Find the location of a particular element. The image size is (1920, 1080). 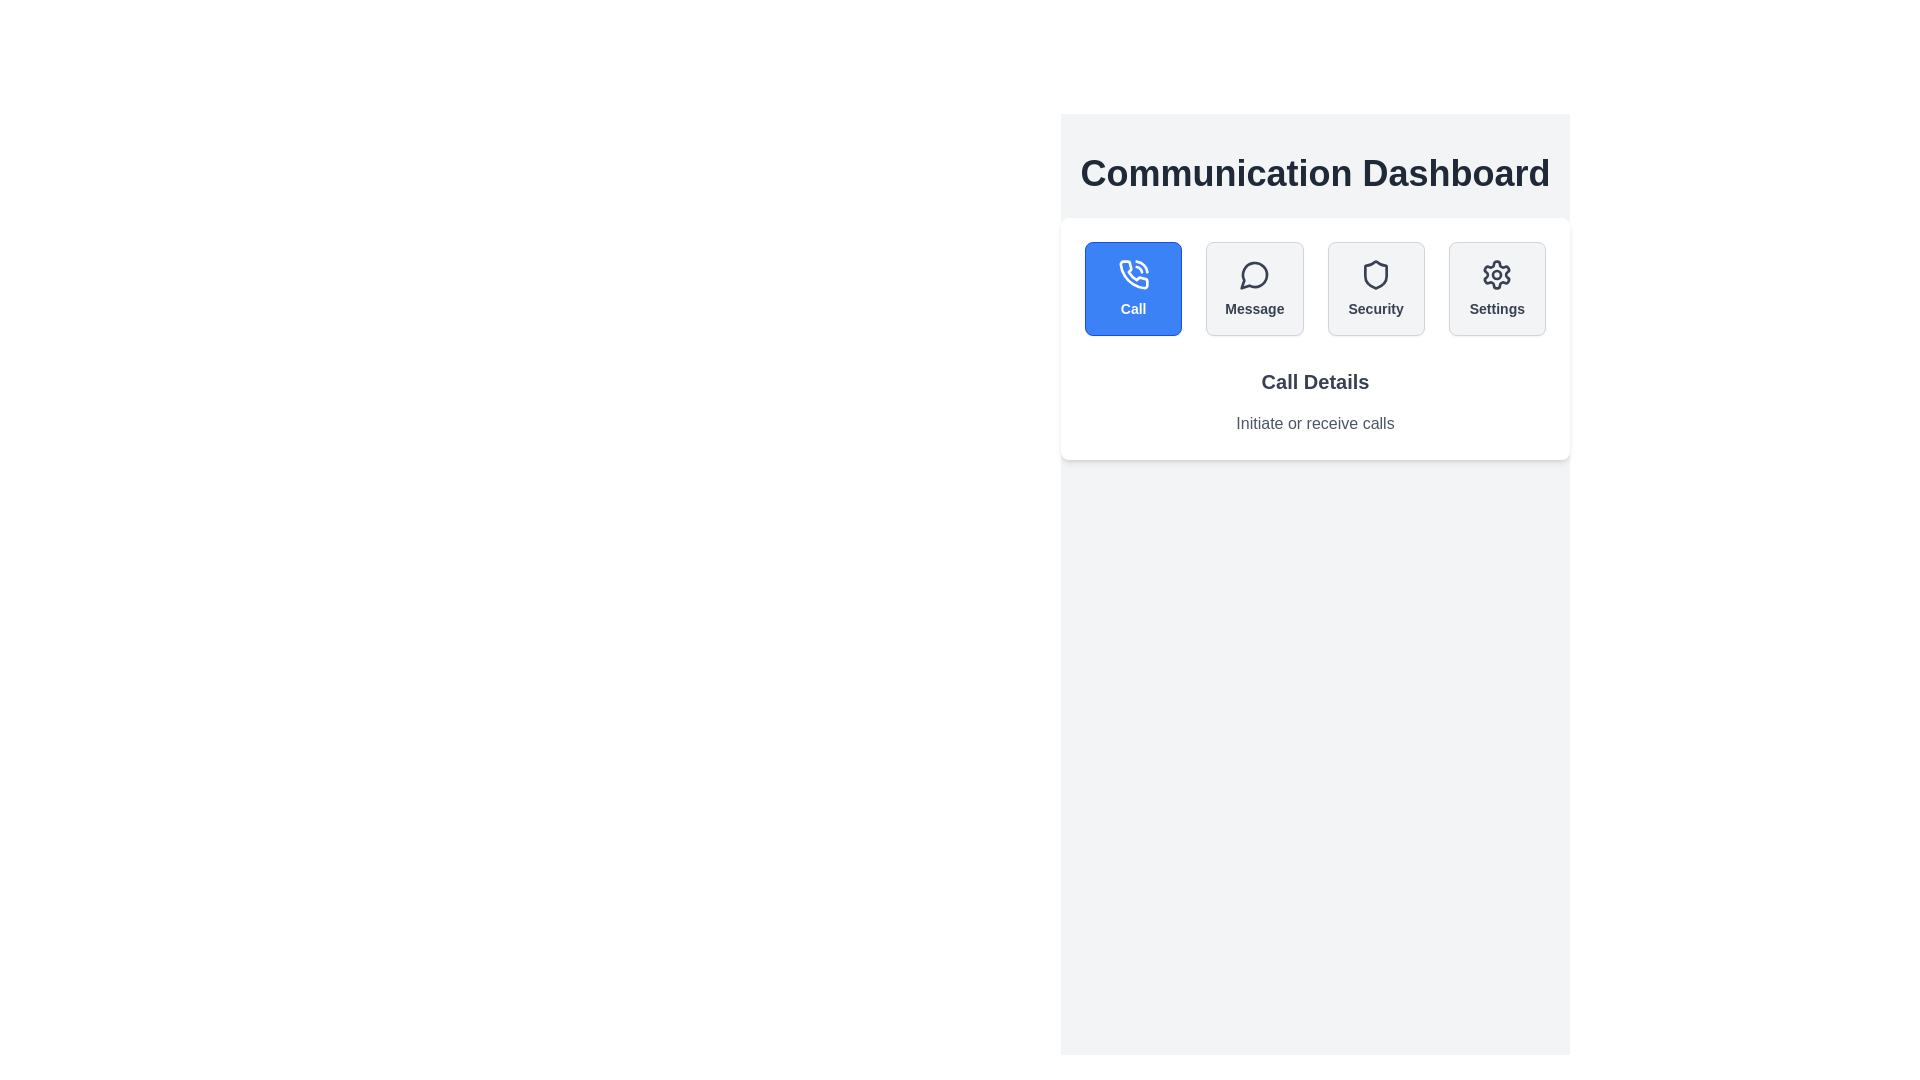

the messaging button located just below the 'Communication Dashboard' heading, second from the left in a row of four elements is located at coordinates (1253, 289).